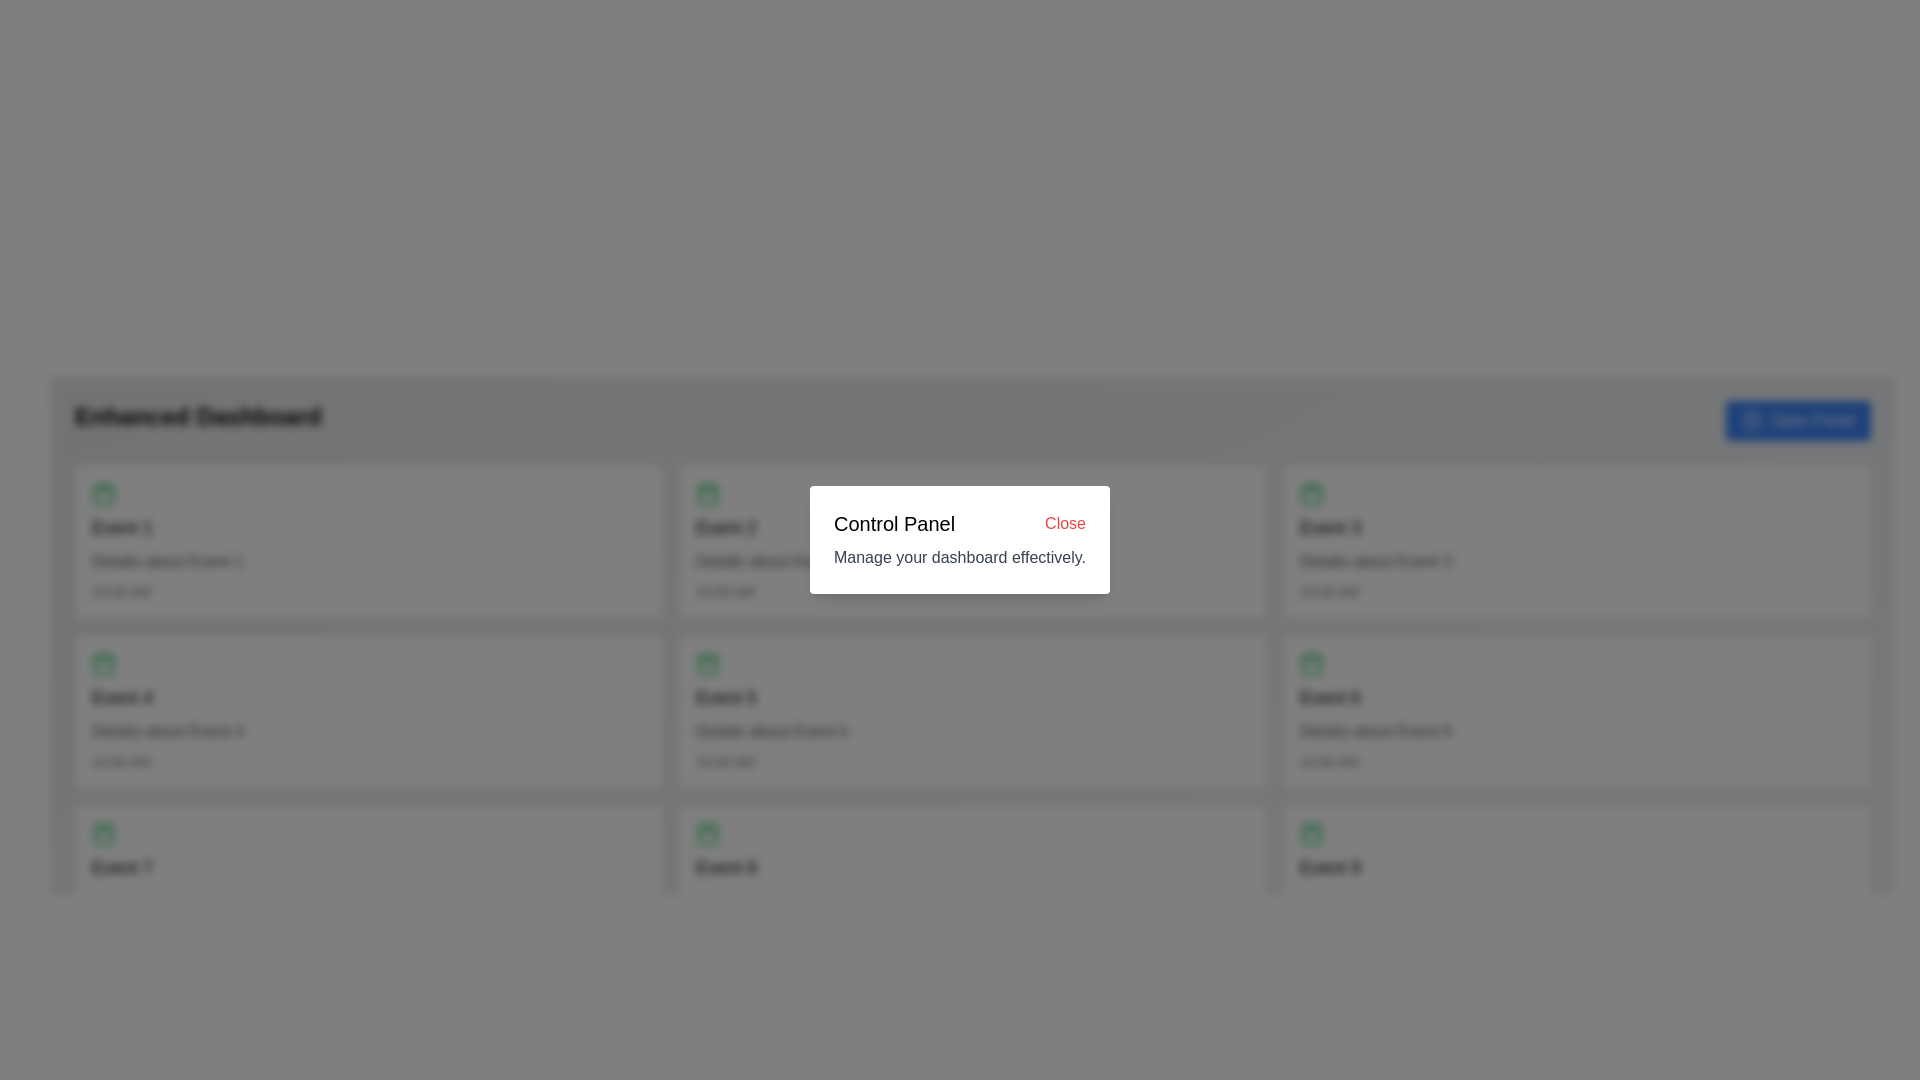 The height and width of the screenshot is (1080, 1920). What do you see at coordinates (369, 881) in the screenshot?
I see `the first card in the third row of the grid layout, which represents a calendar event or schedule entry` at bounding box center [369, 881].